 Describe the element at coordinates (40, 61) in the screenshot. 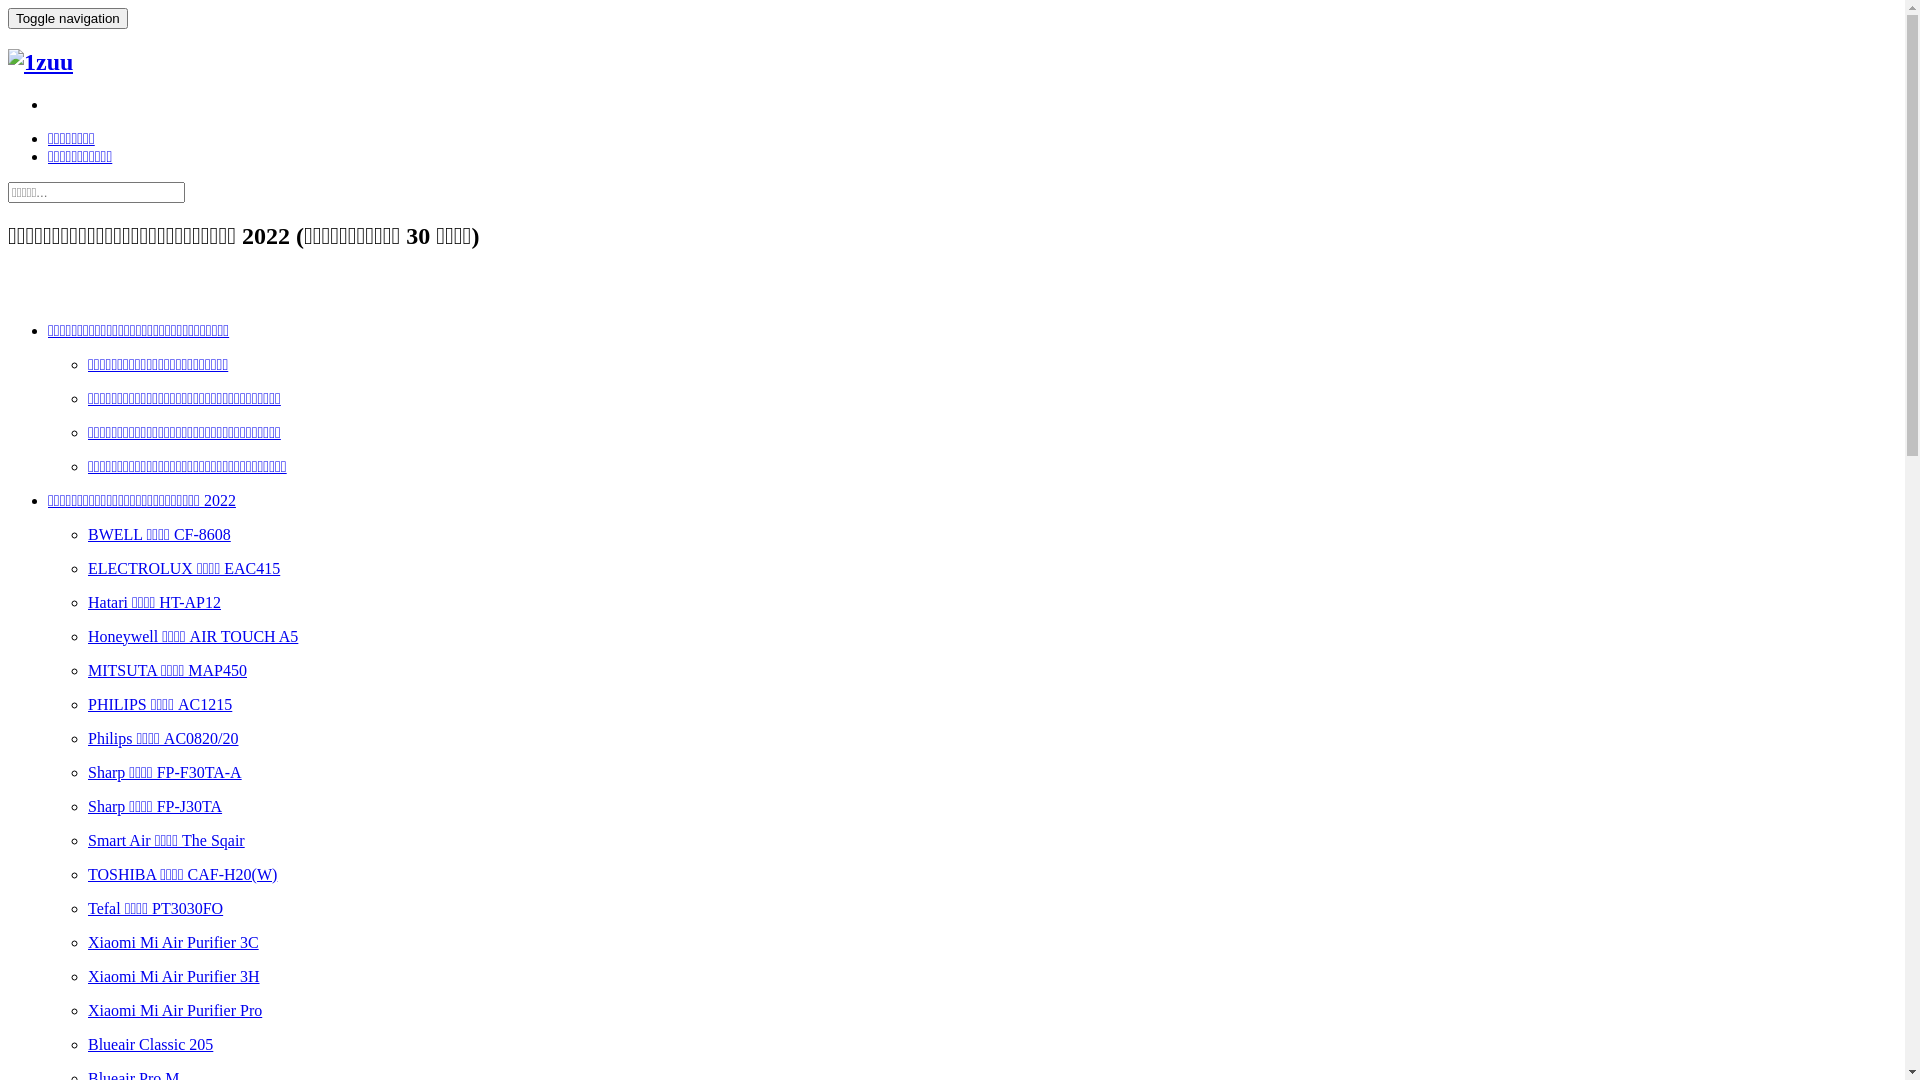

I see `'1zuu'` at that location.